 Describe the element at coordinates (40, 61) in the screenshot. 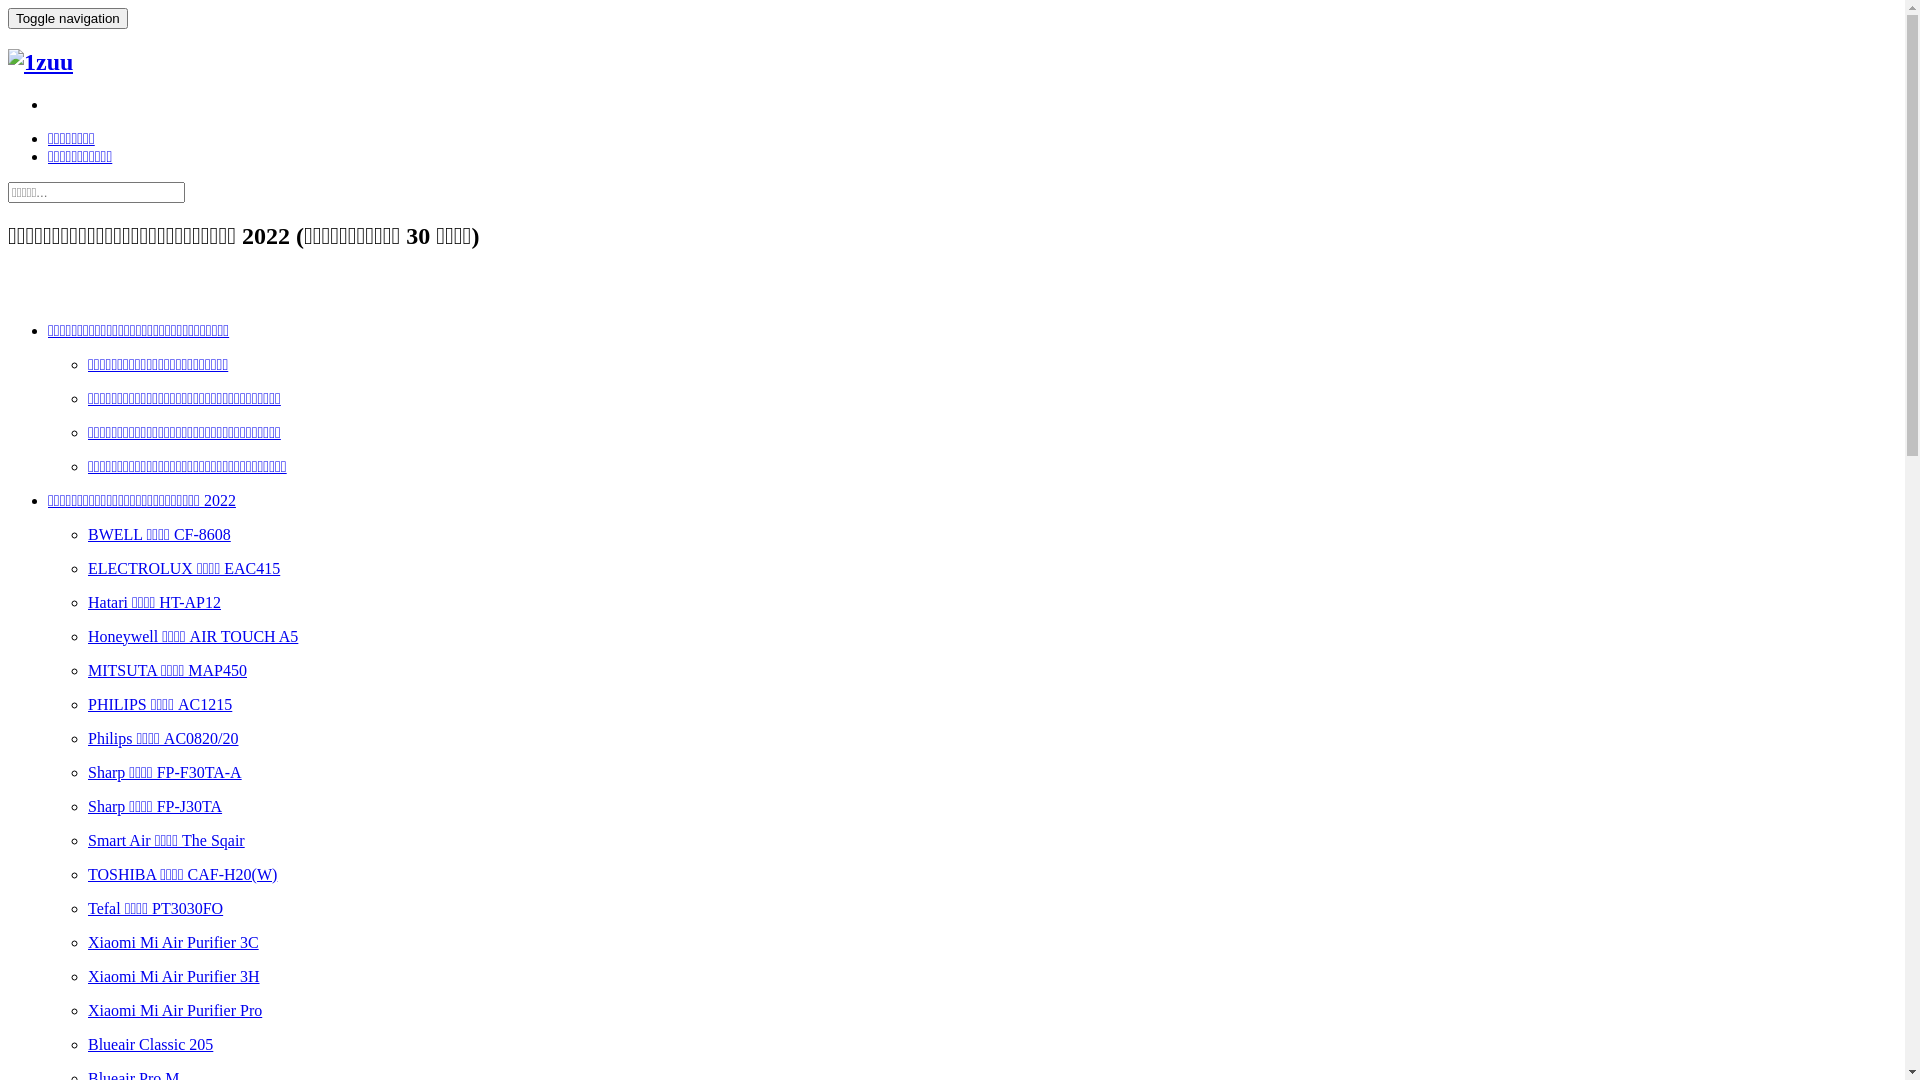

I see `'1zuu'` at that location.